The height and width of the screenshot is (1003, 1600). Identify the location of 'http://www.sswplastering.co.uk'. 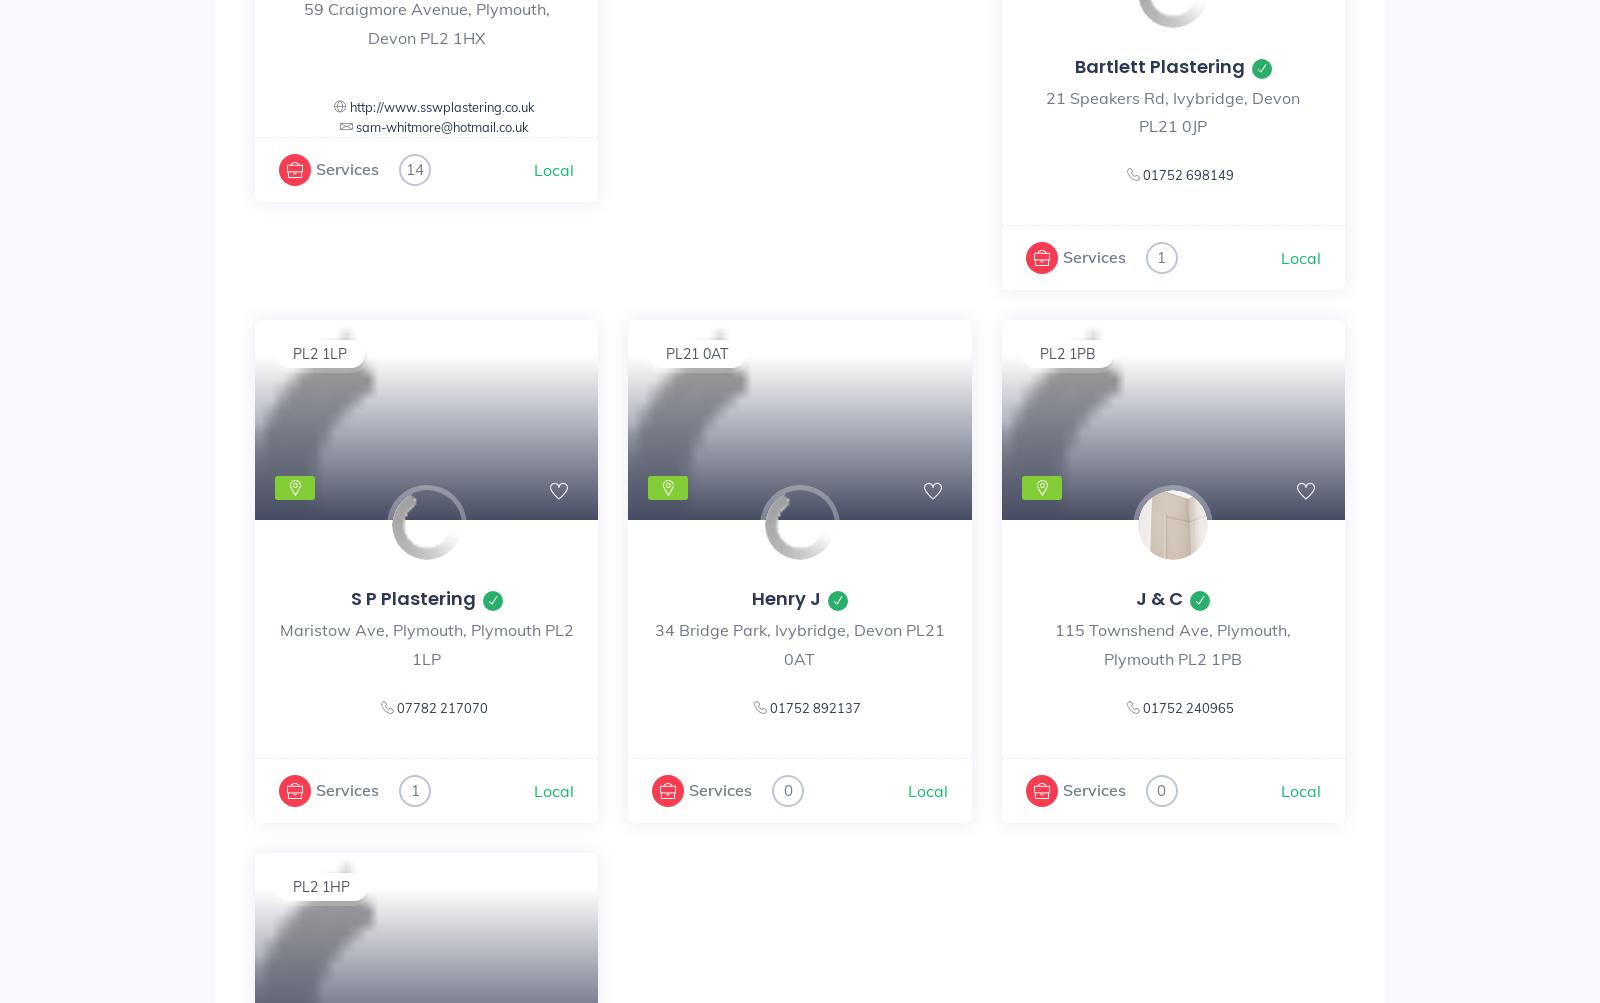
(440, 105).